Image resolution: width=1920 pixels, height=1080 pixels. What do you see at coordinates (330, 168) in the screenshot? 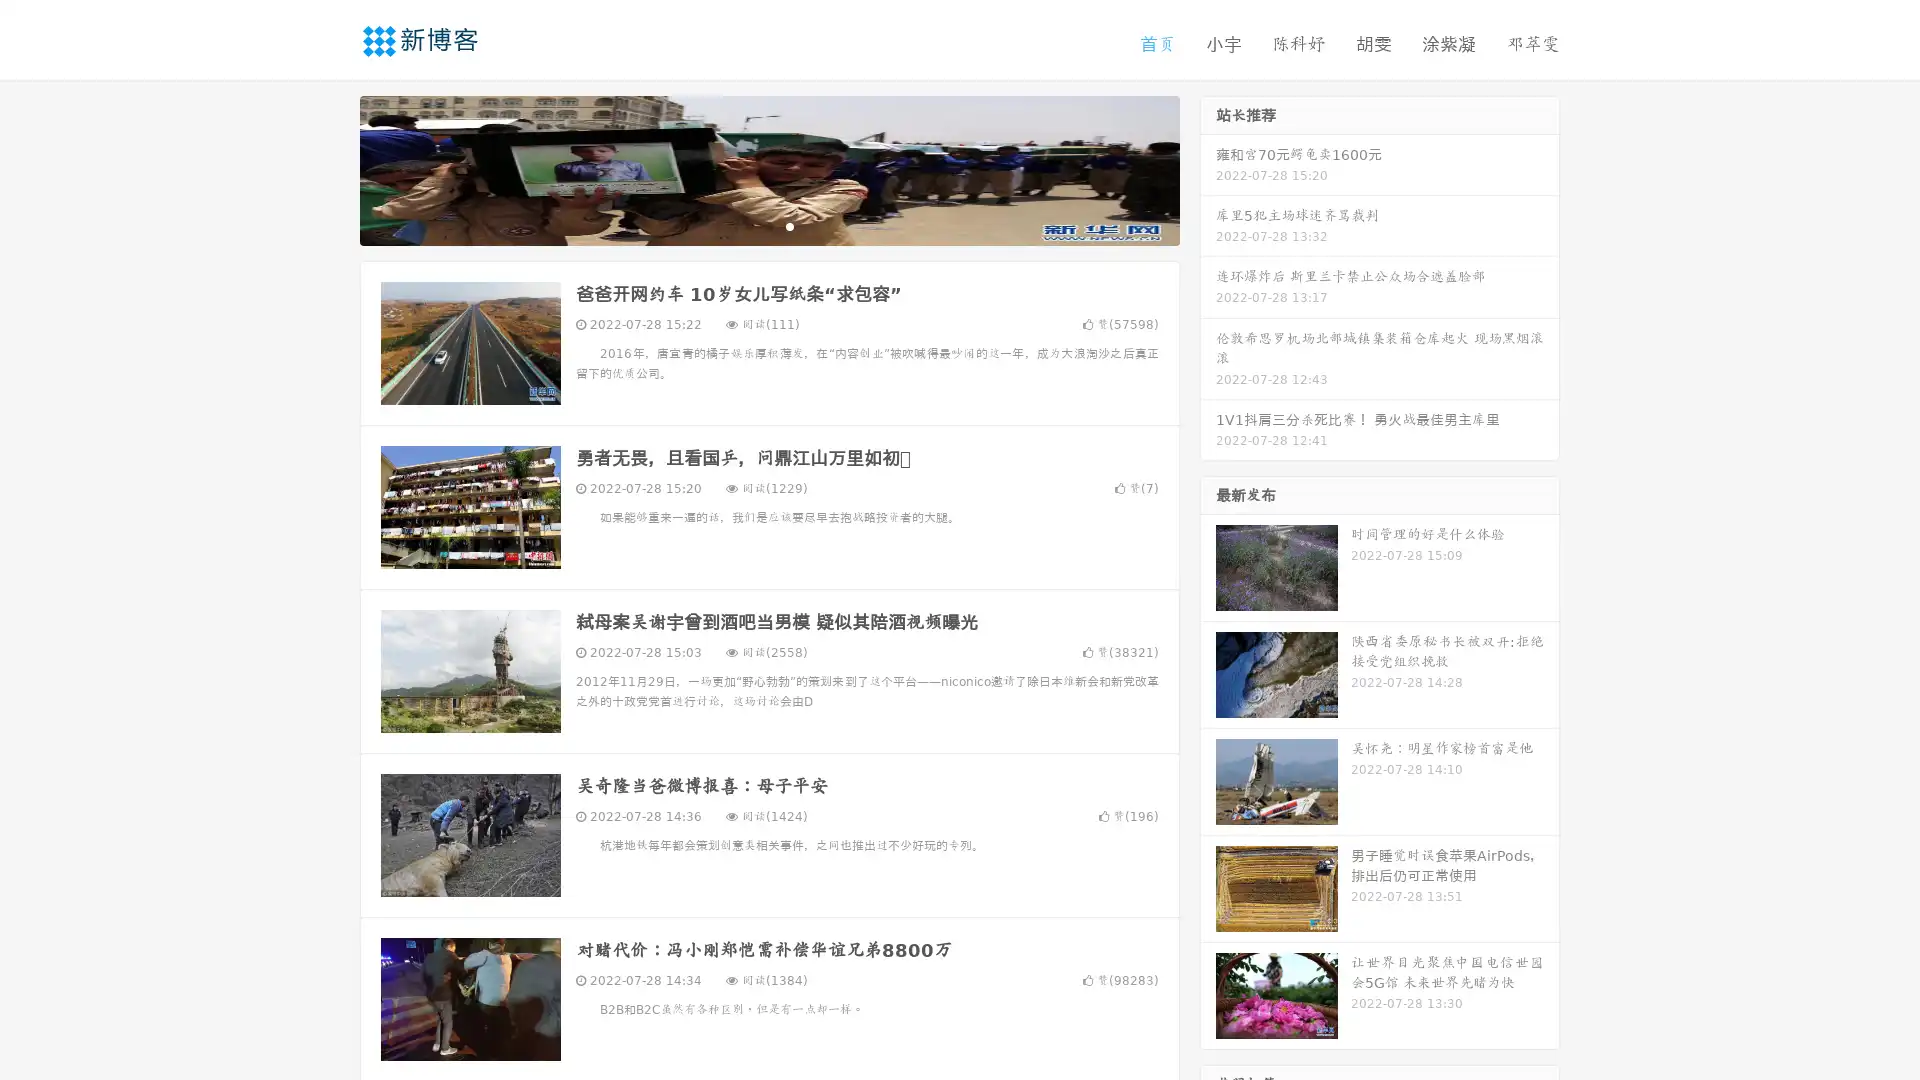
I see `Previous slide` at bounding box center [330, 168].